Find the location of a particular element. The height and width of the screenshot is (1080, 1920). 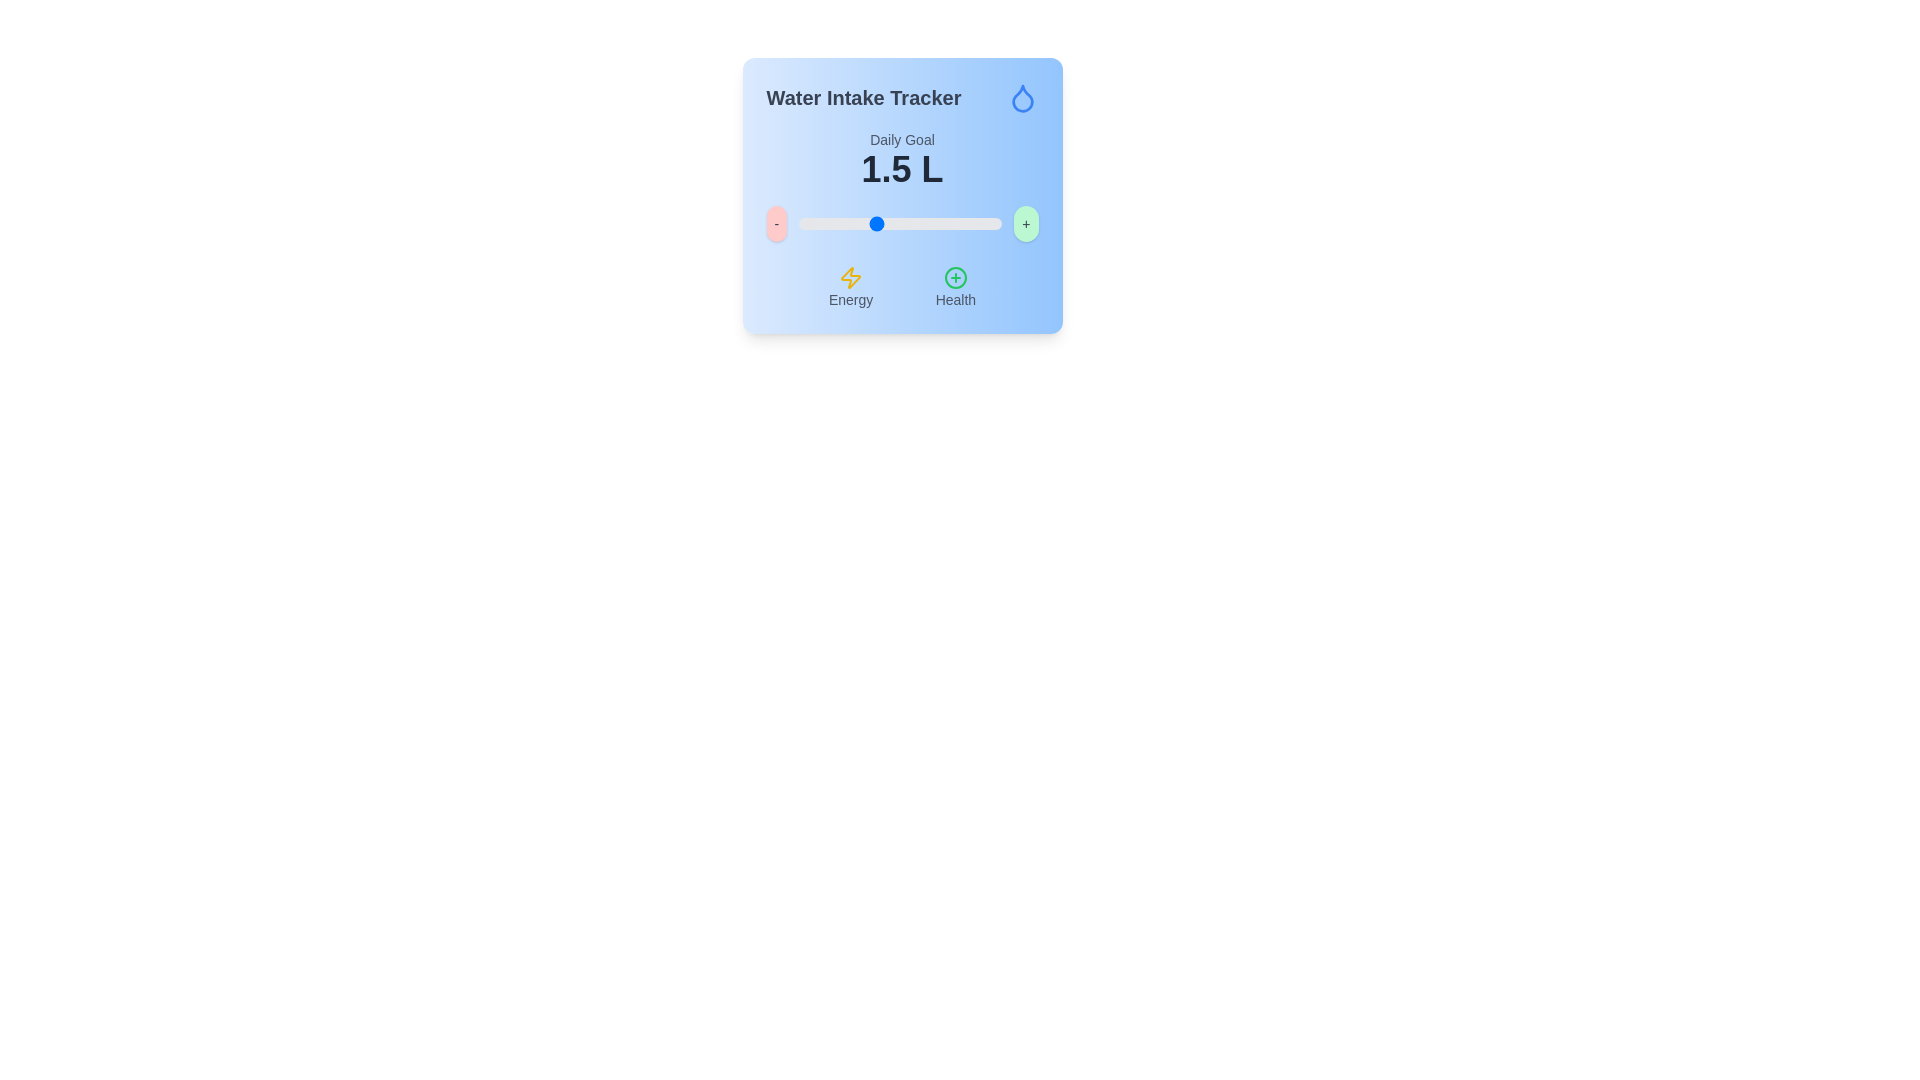

the slider value is located at coordinates (798, 223).